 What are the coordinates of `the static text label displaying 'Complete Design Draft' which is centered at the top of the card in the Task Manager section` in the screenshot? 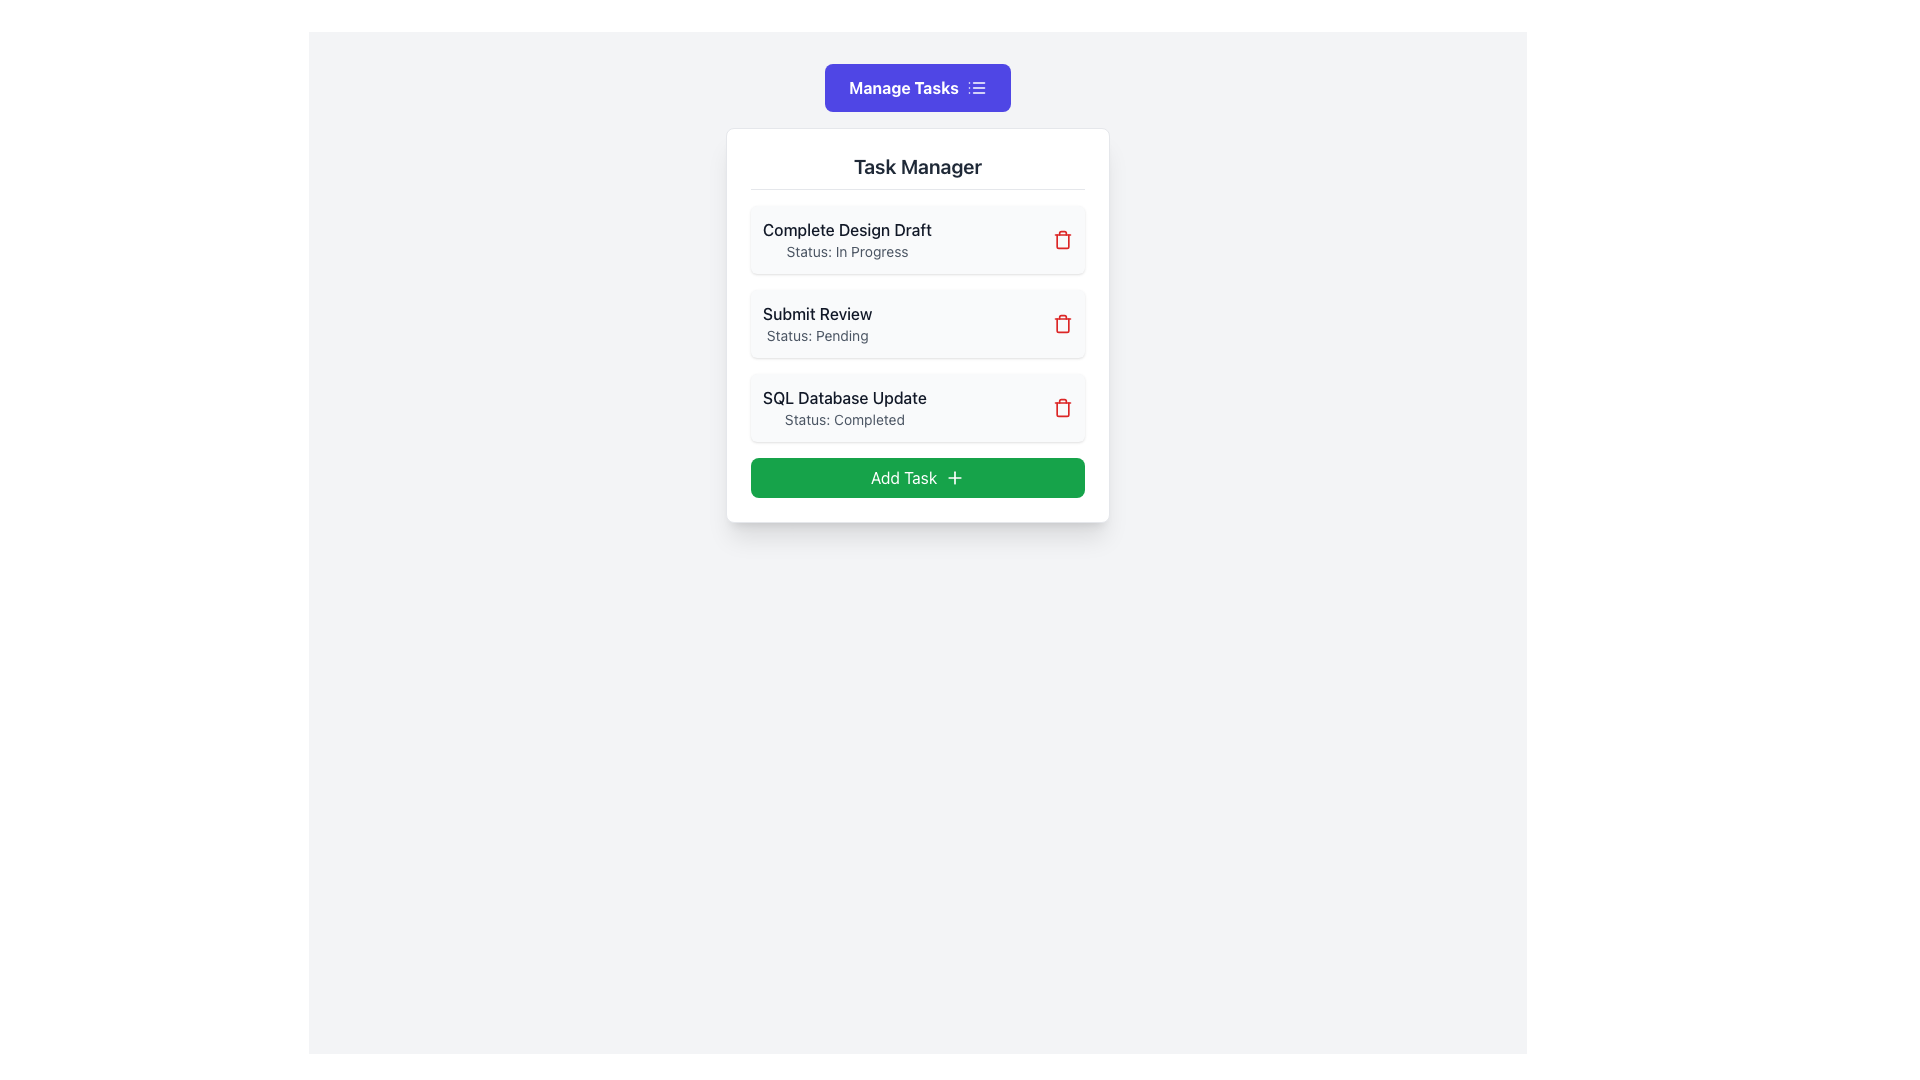 It's located at (847, 229).